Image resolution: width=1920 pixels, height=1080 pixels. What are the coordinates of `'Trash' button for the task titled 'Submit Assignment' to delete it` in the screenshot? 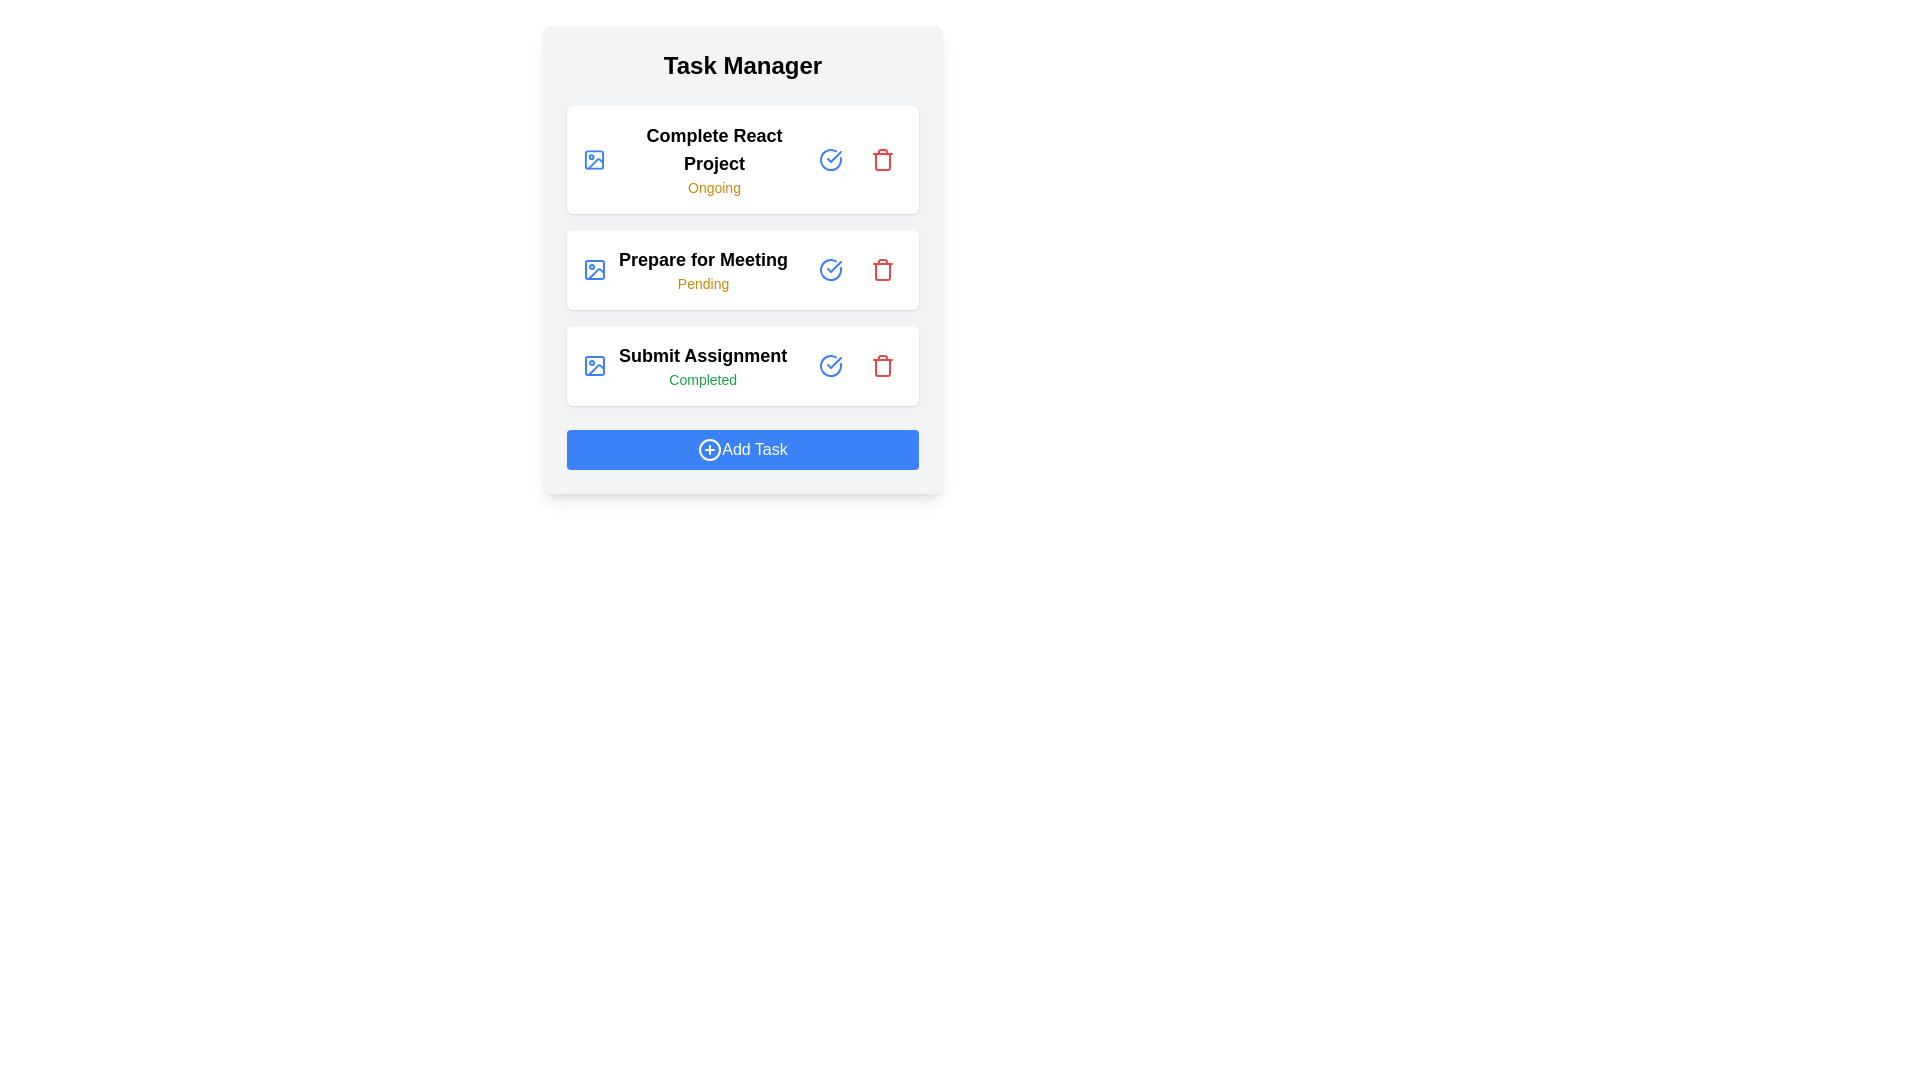 It's located at (882, 366).